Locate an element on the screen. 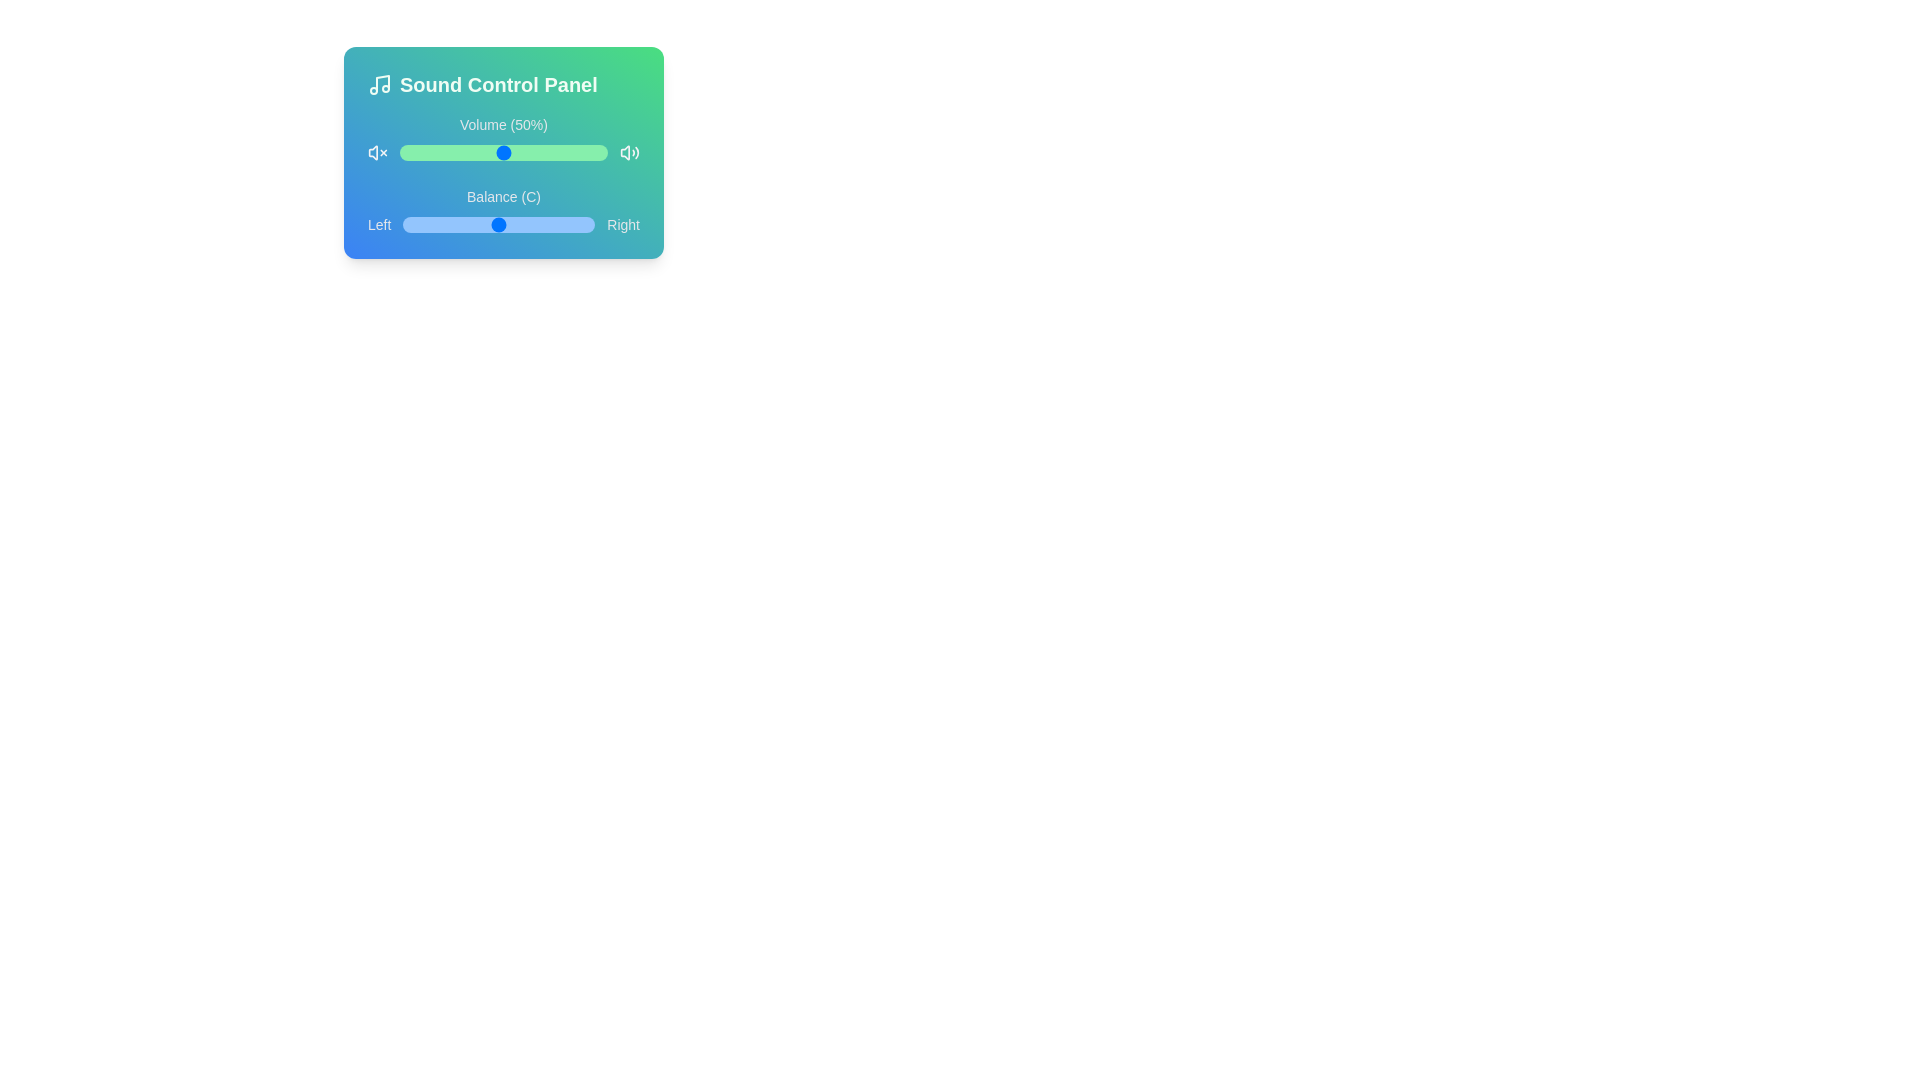 This screenshot has height=1080, width=1920. the volume level is located at coordinates (407, 152).